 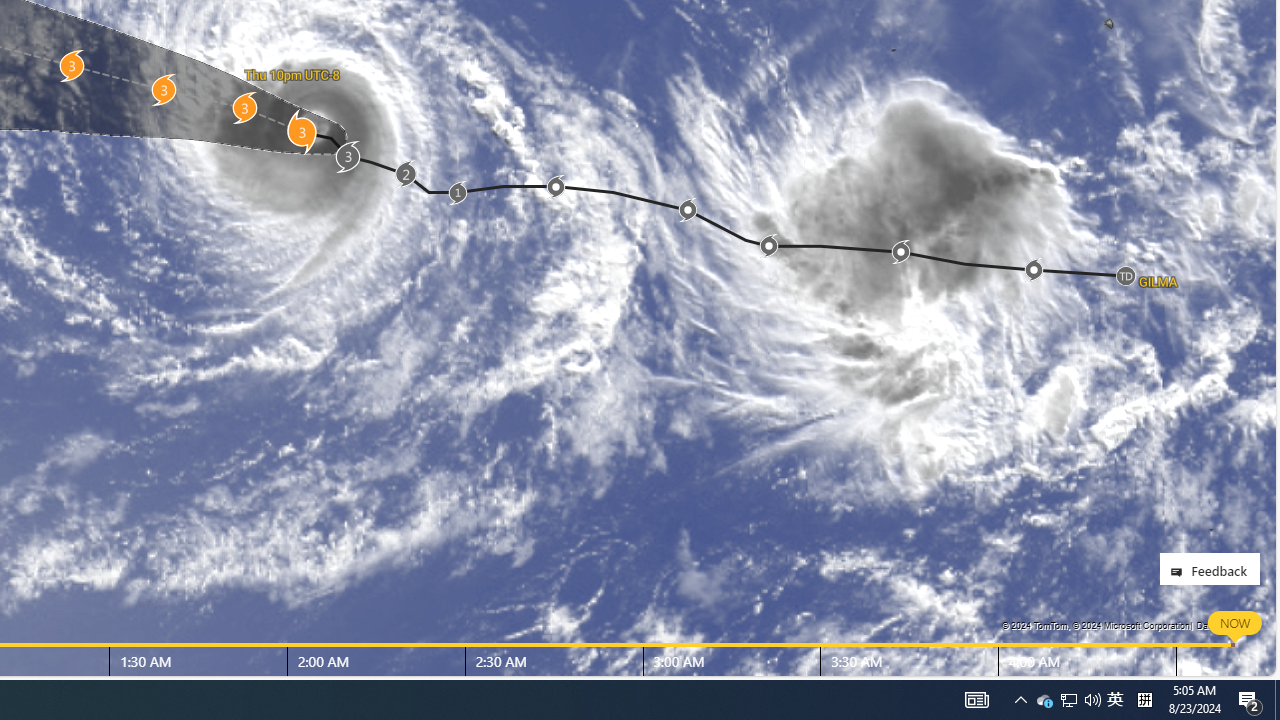 I want to click on 'Class: feedback_link_icon-DS-EntryPoint1-1', so click(x=1180, y=572).